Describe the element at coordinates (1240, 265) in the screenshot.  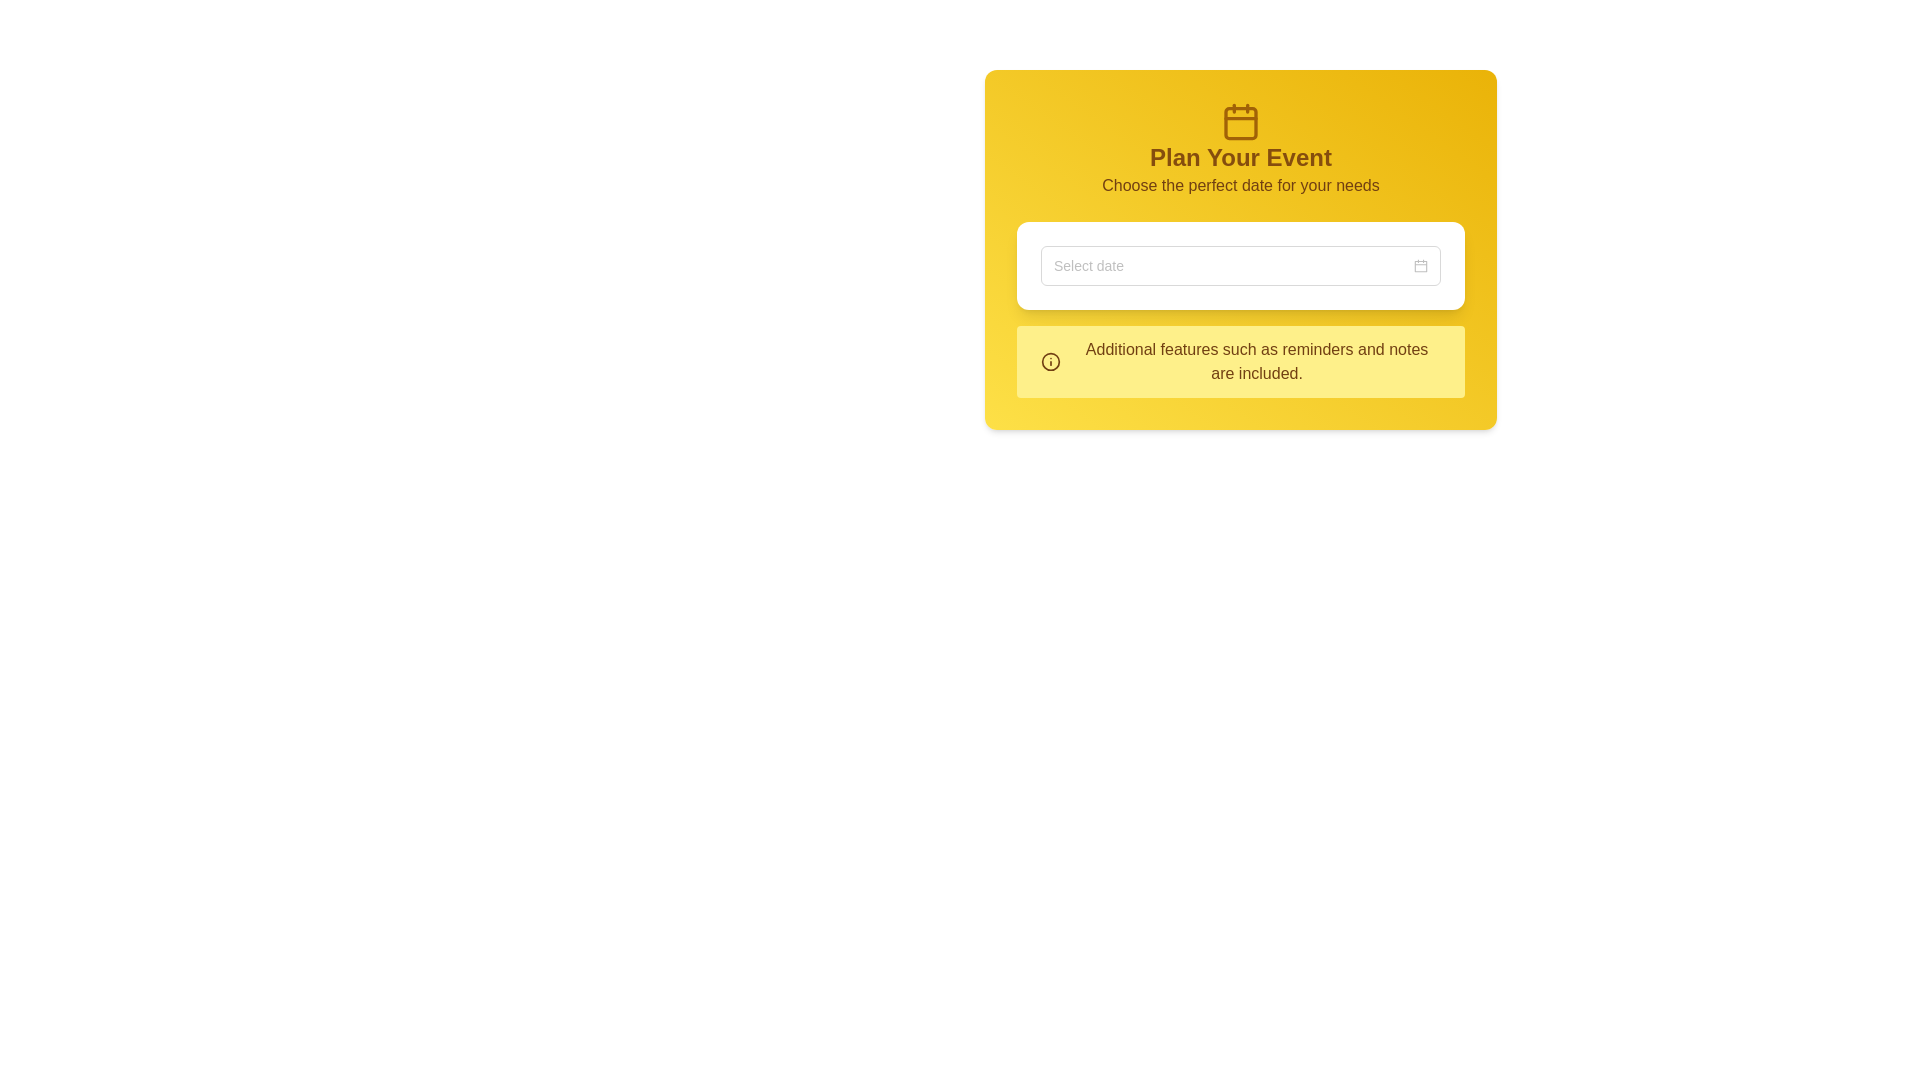
I see `the Dropdown menu type date-picker input located below the title 'Plan Your Event' to enter a date value if editable` at that location.